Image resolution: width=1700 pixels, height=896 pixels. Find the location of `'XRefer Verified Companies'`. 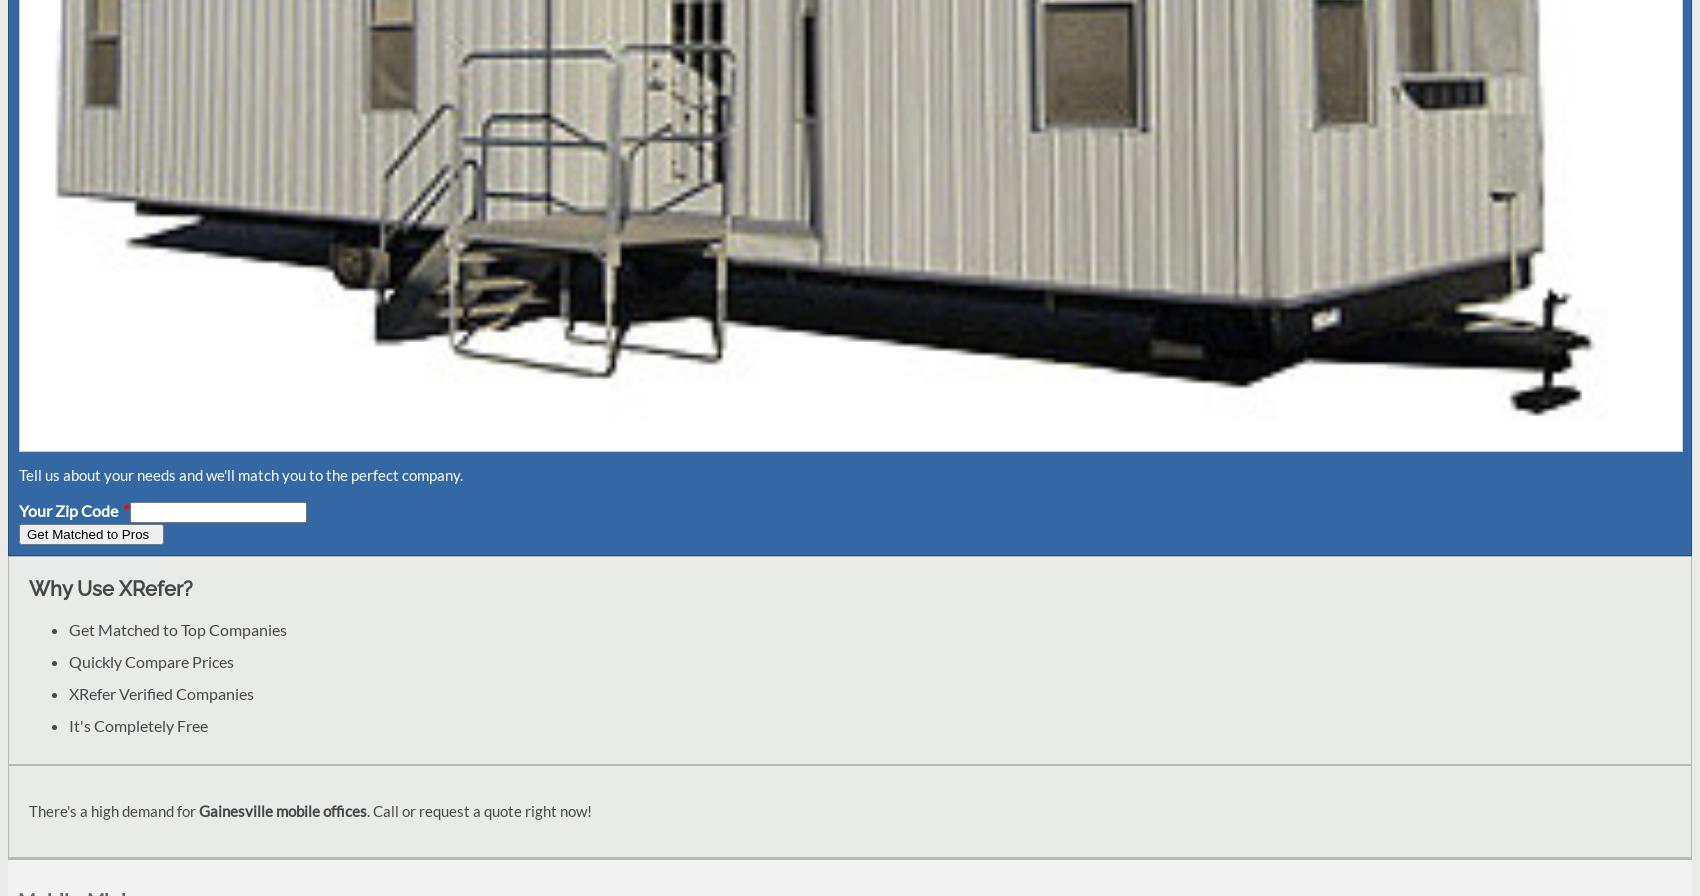

'XRefer Verified Companies' is located at coordinates (160, 692).